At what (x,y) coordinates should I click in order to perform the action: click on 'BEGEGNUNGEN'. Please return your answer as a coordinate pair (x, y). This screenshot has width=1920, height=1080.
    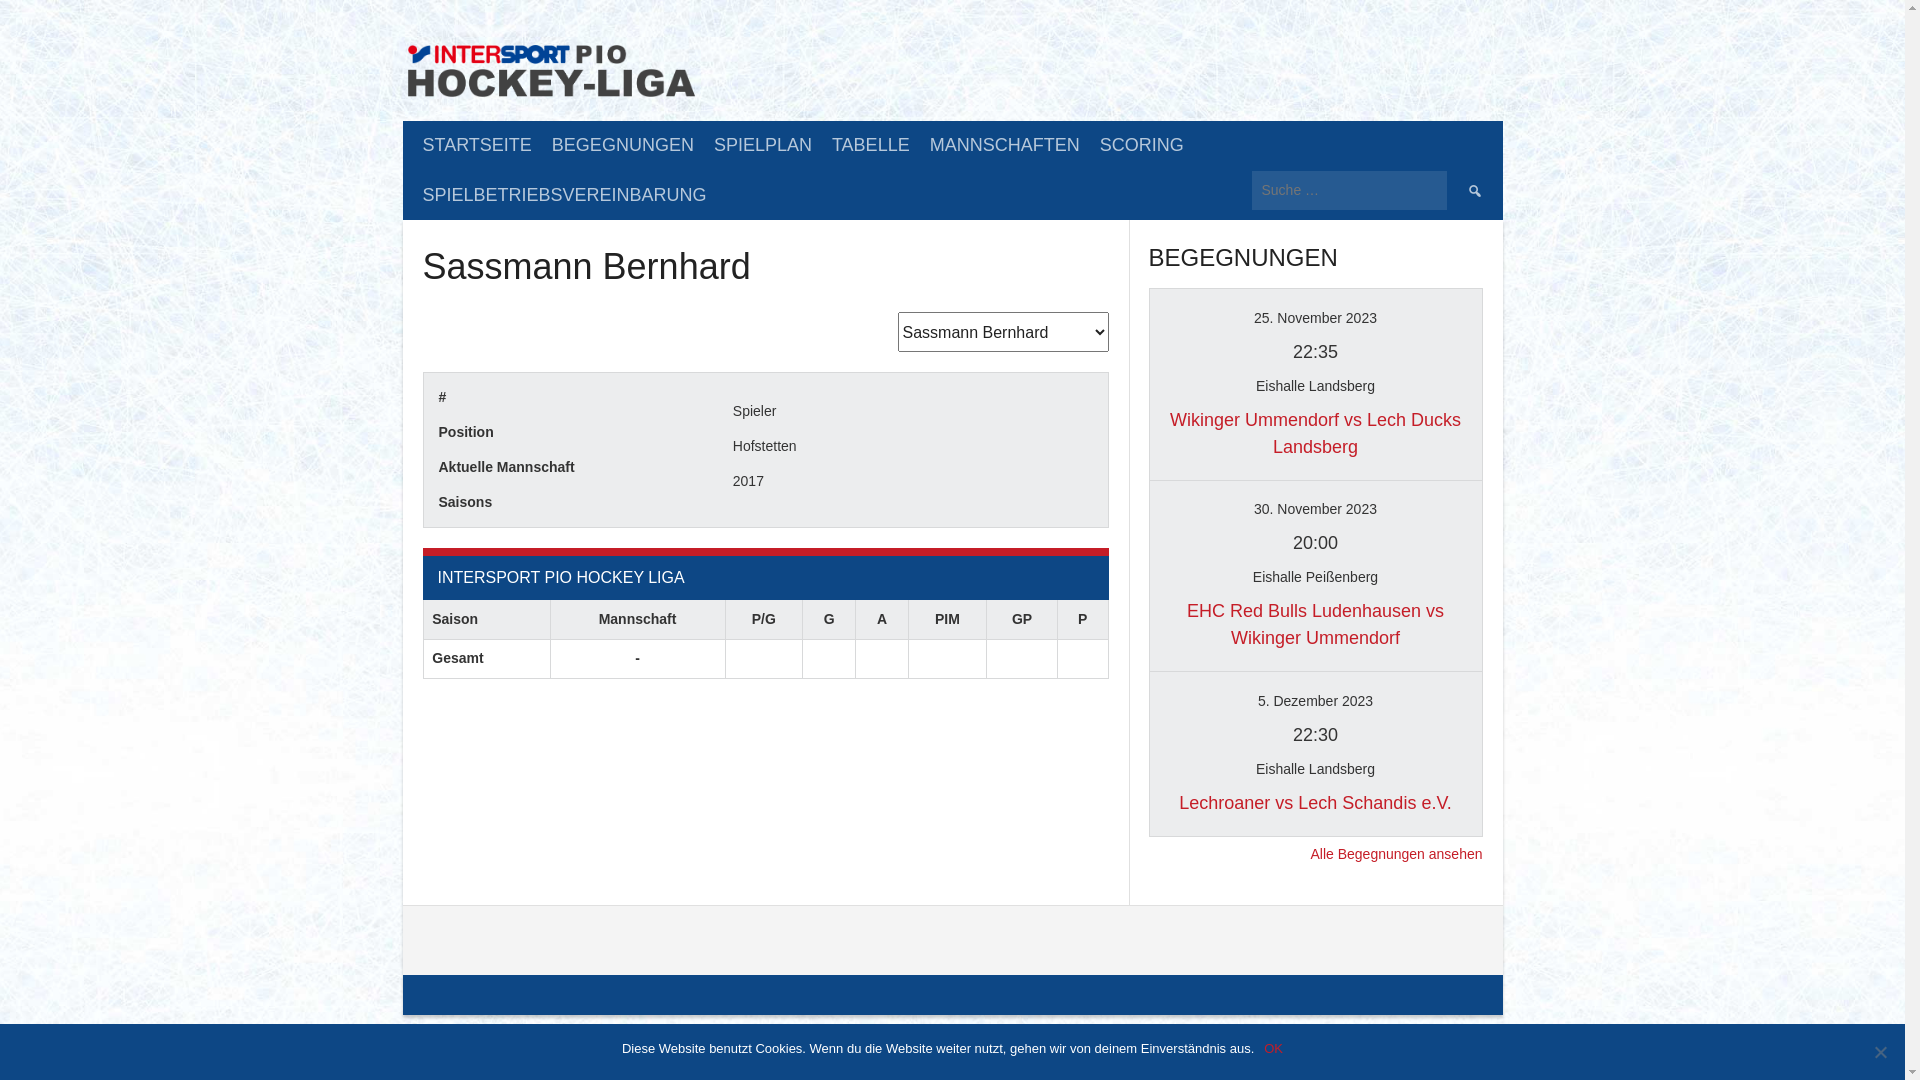
    Looking at the image, I should click on (542, 145).